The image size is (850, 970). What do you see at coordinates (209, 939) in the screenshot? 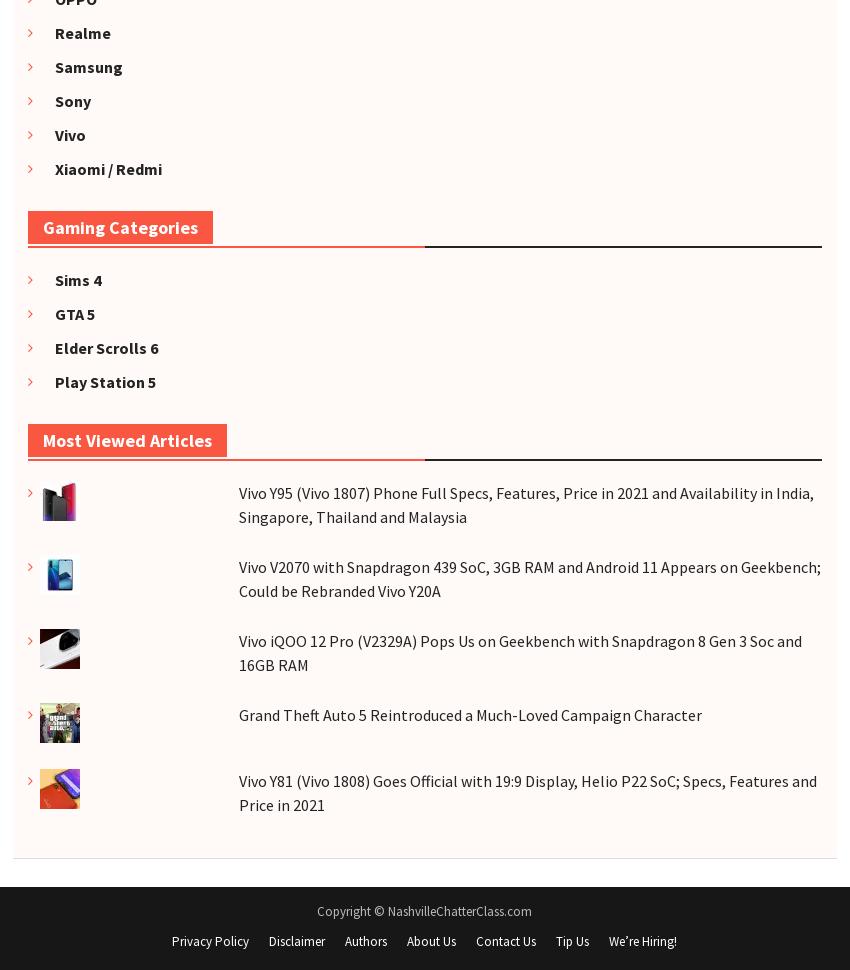
I see `'Privacy Policy'` at bounding box center [209, 939].